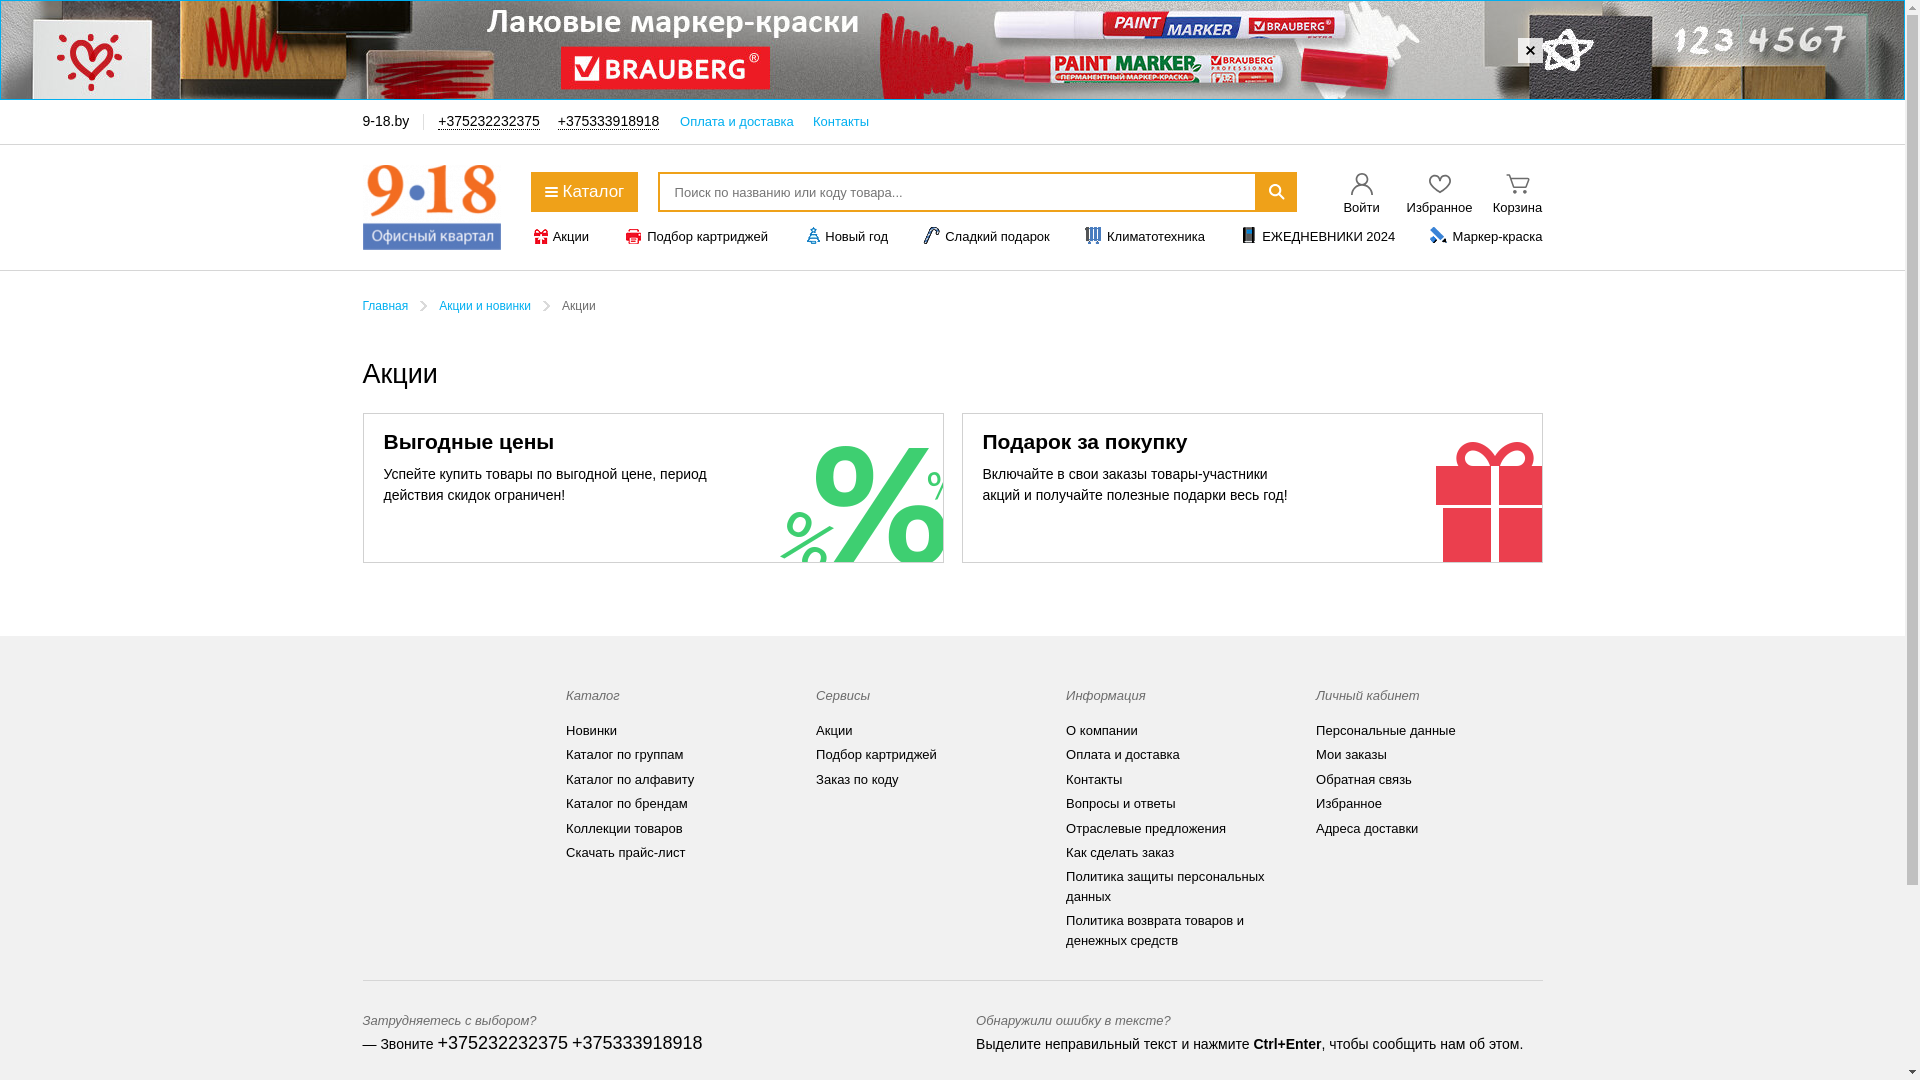 The image size is (1920, 1080). What do you see at coordinates (489, 121) in the screenshot?
I see `'+375232232375'` at bounding box center [489, 121].